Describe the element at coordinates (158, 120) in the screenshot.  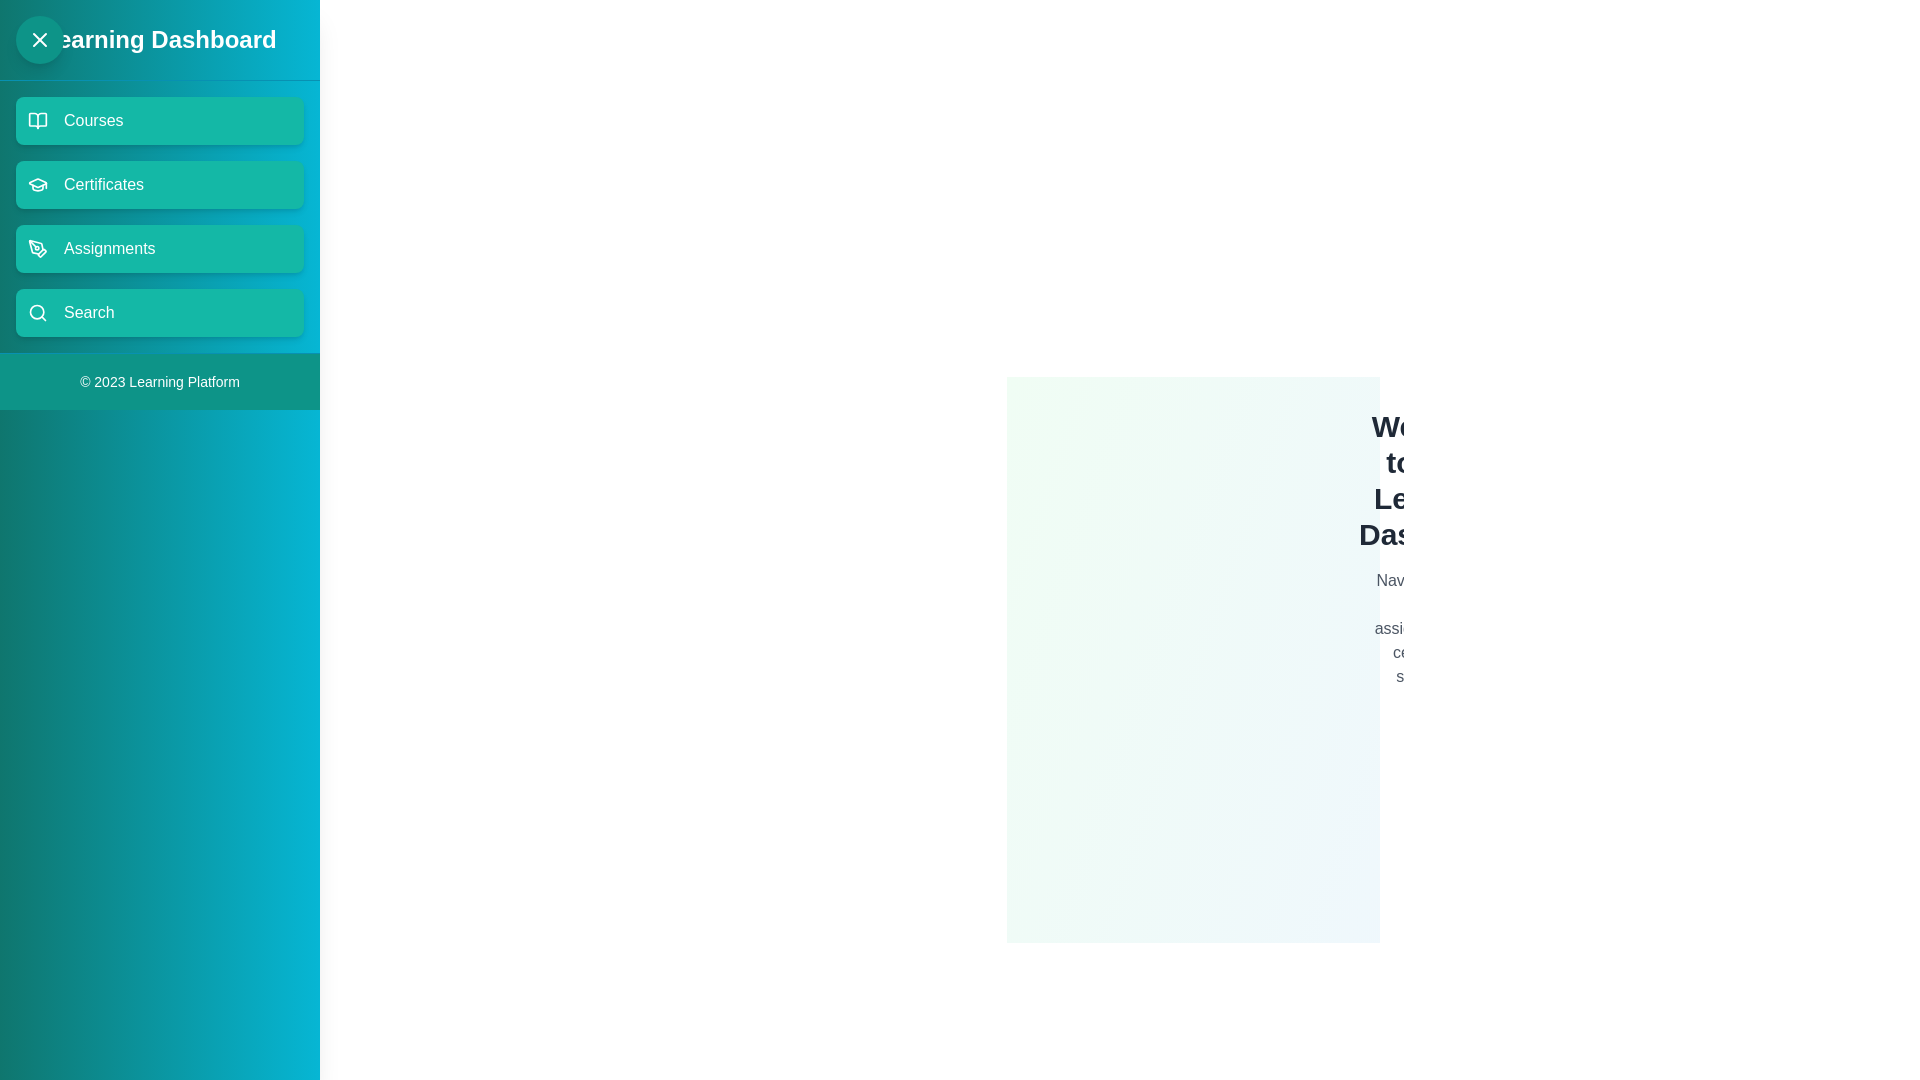
I see `the navigation button for courses, located in the sidebar above the buttons labeled 'Certificates', 'Assignments', and 'Search'` at that location.